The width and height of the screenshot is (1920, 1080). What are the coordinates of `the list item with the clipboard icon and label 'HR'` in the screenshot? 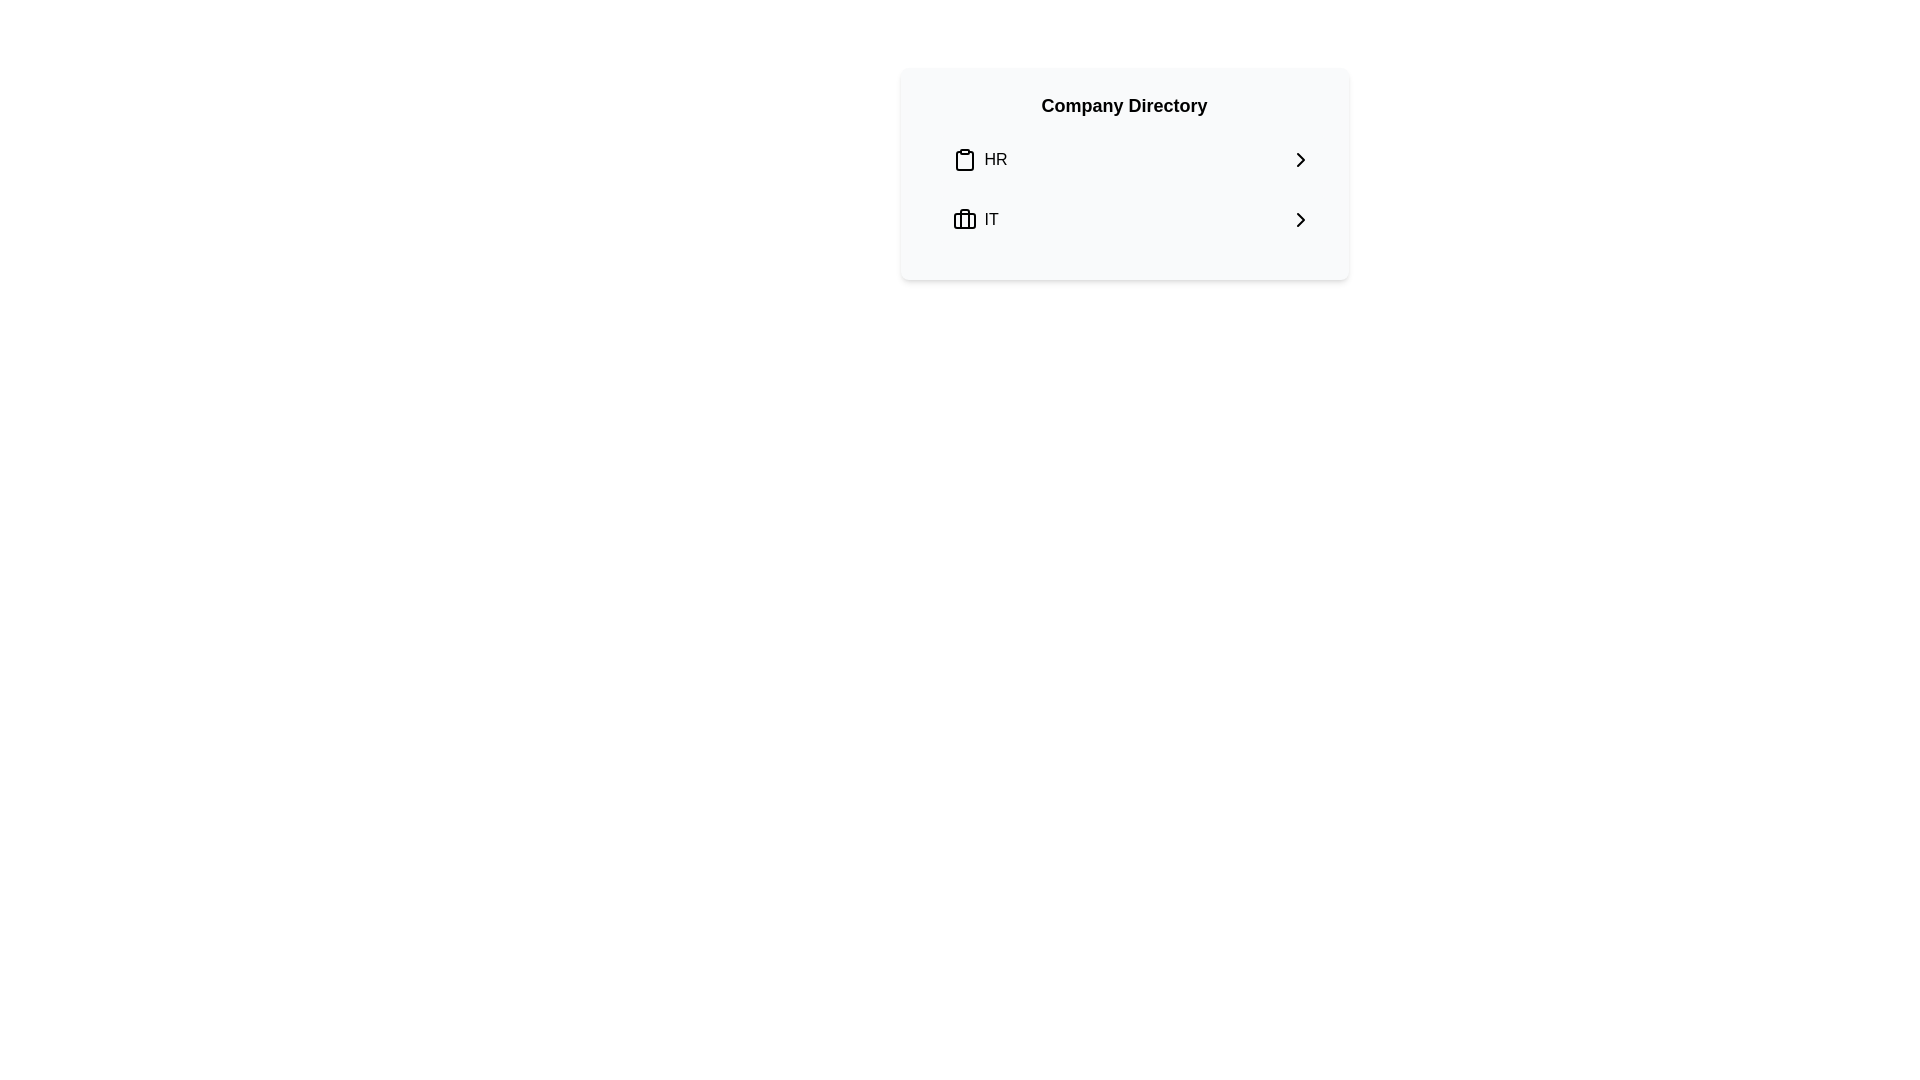 It's located at (979, 158).